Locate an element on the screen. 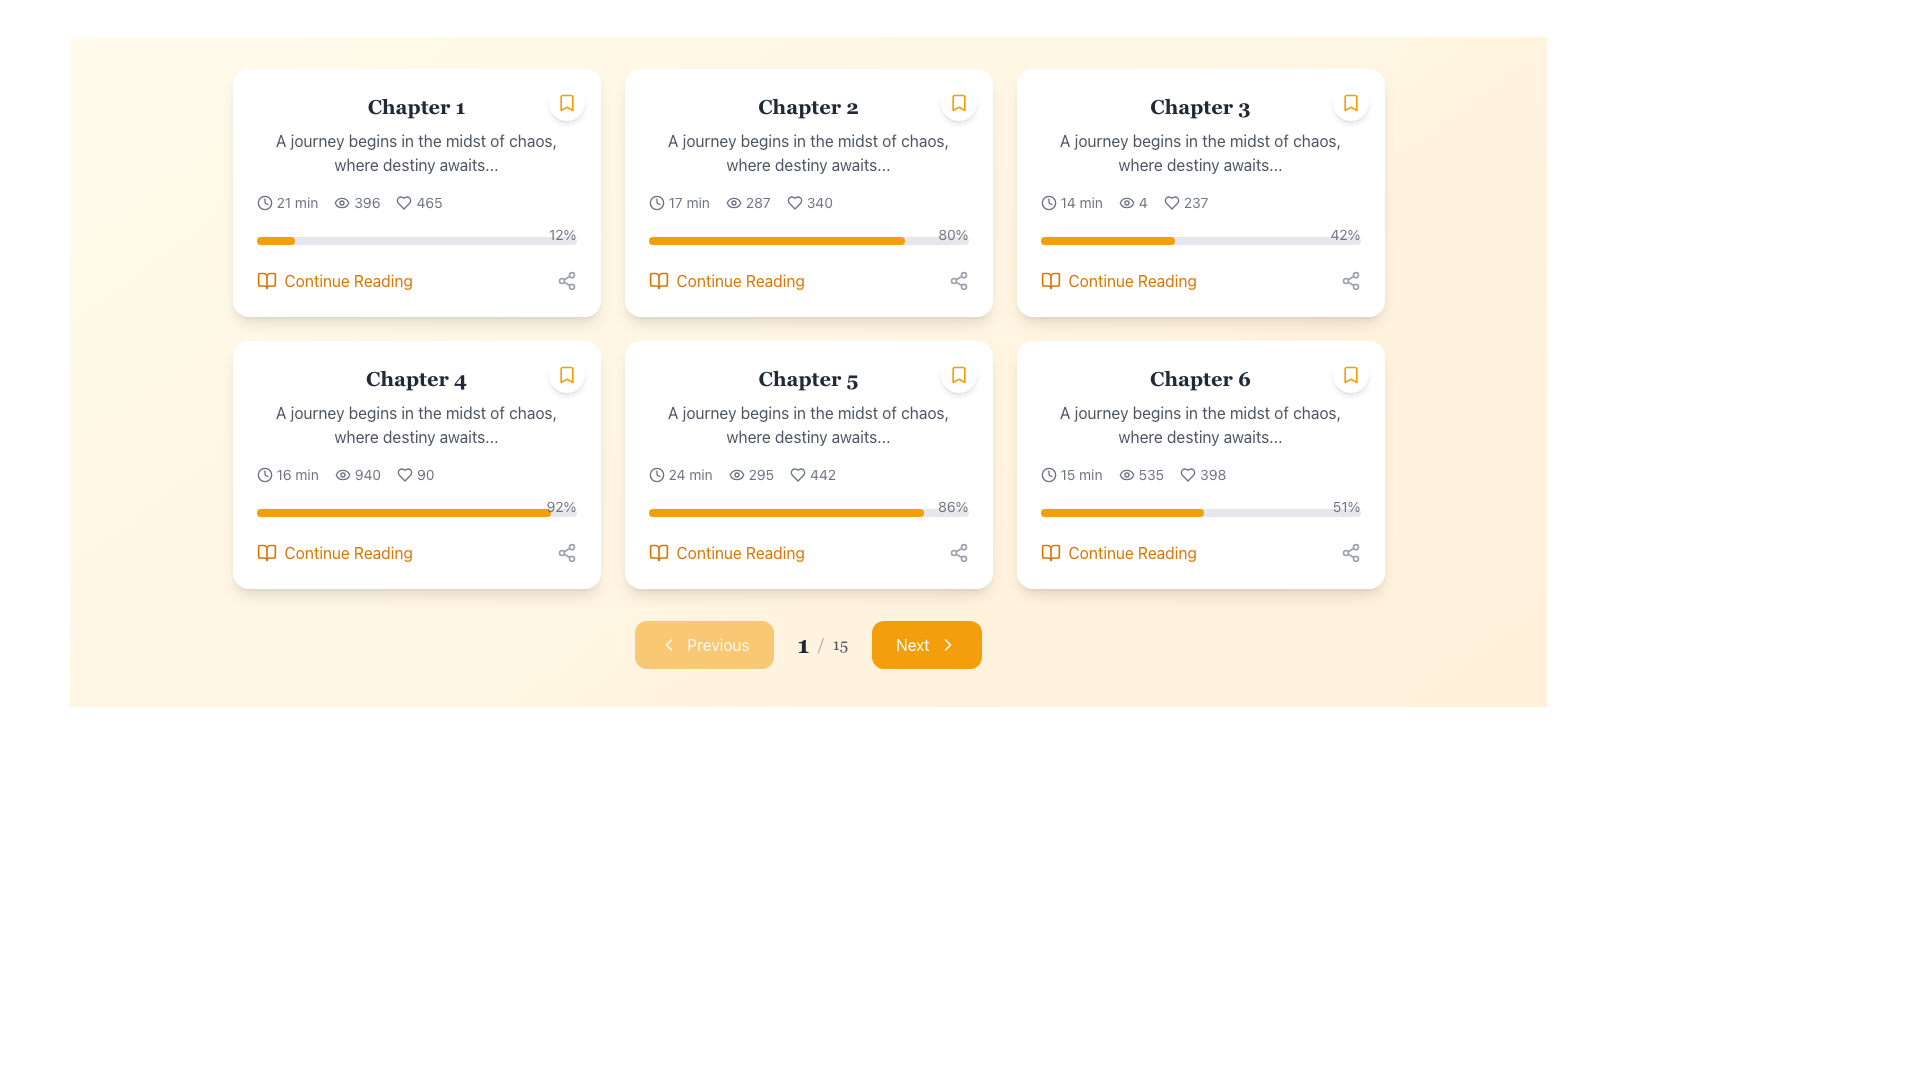 The width and height of the screenshot is (1920, 1080). the Share Icon located in the bottom-right corner of the 'Chapter 5' card to invoke the share functionality is located at coordinates (957, 552).